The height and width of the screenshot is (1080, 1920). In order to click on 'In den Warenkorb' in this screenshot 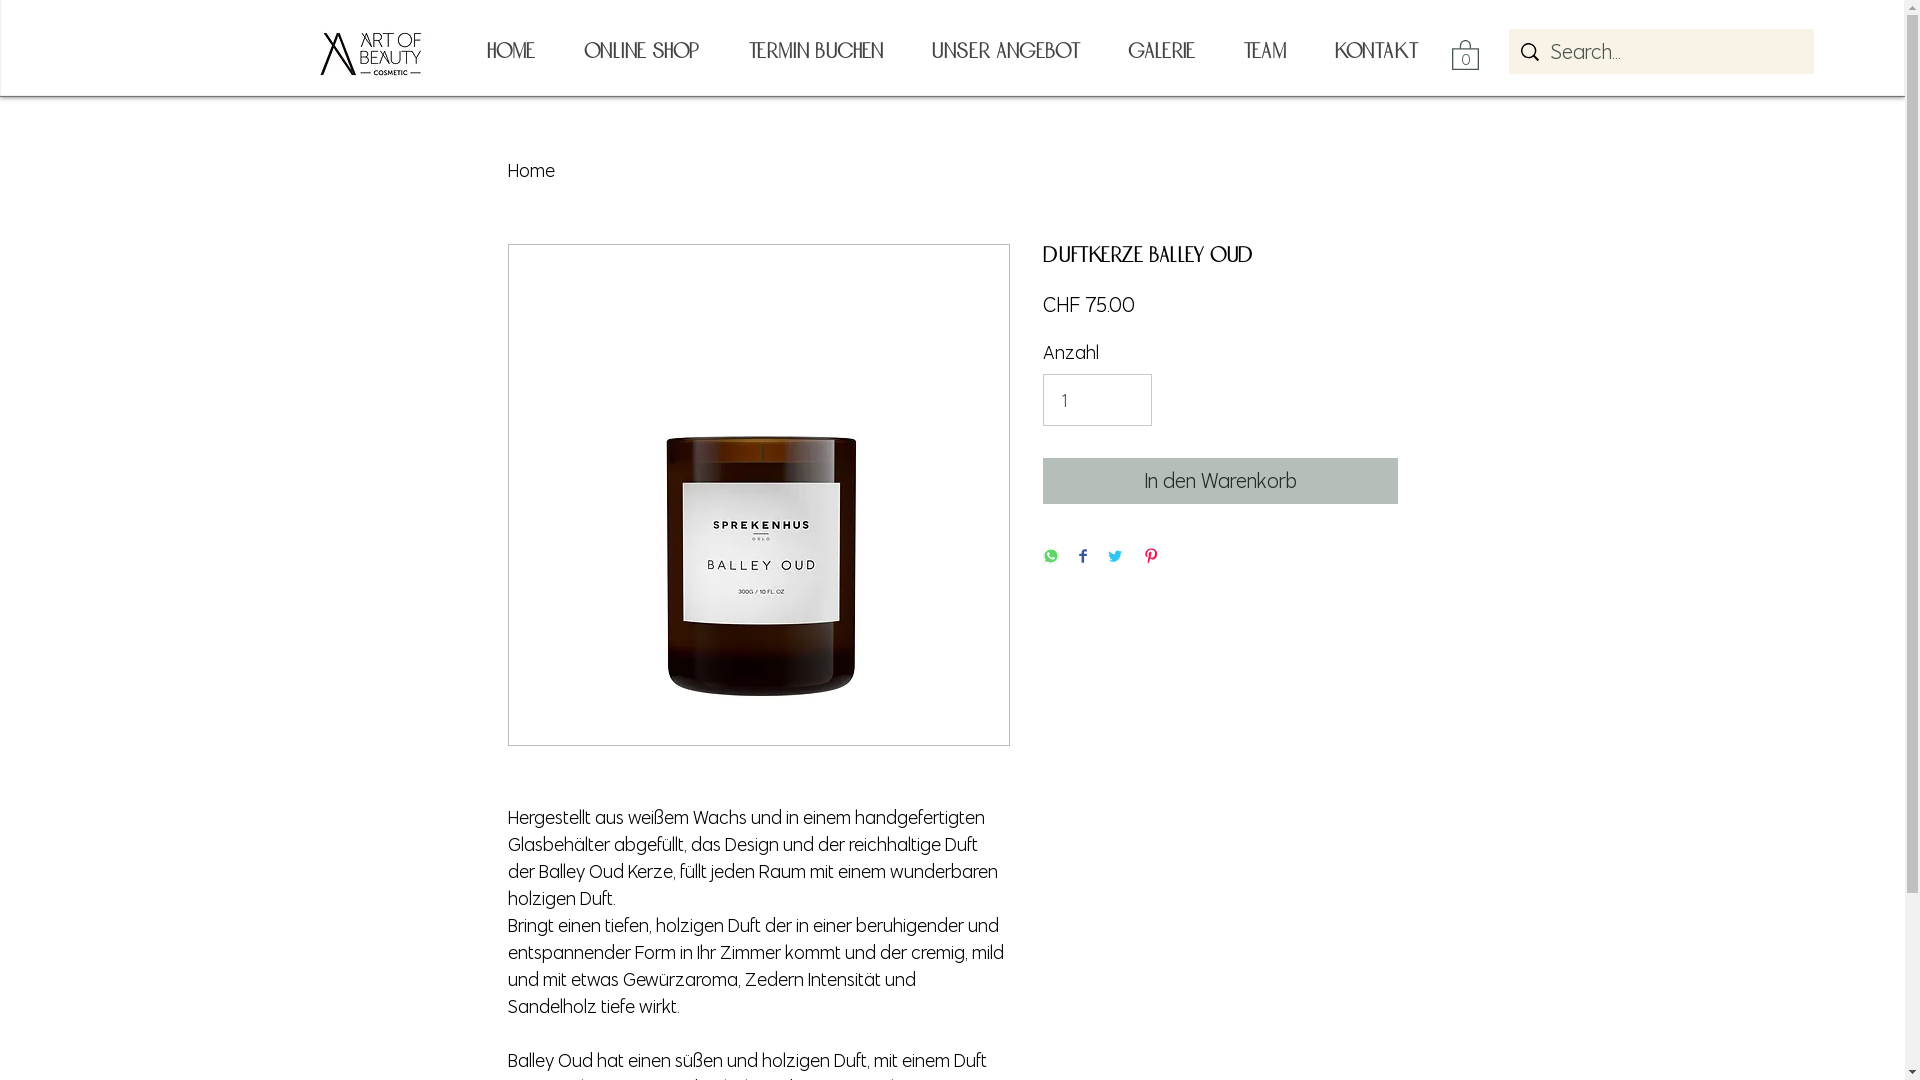, I will do `click(1218, 481)`.